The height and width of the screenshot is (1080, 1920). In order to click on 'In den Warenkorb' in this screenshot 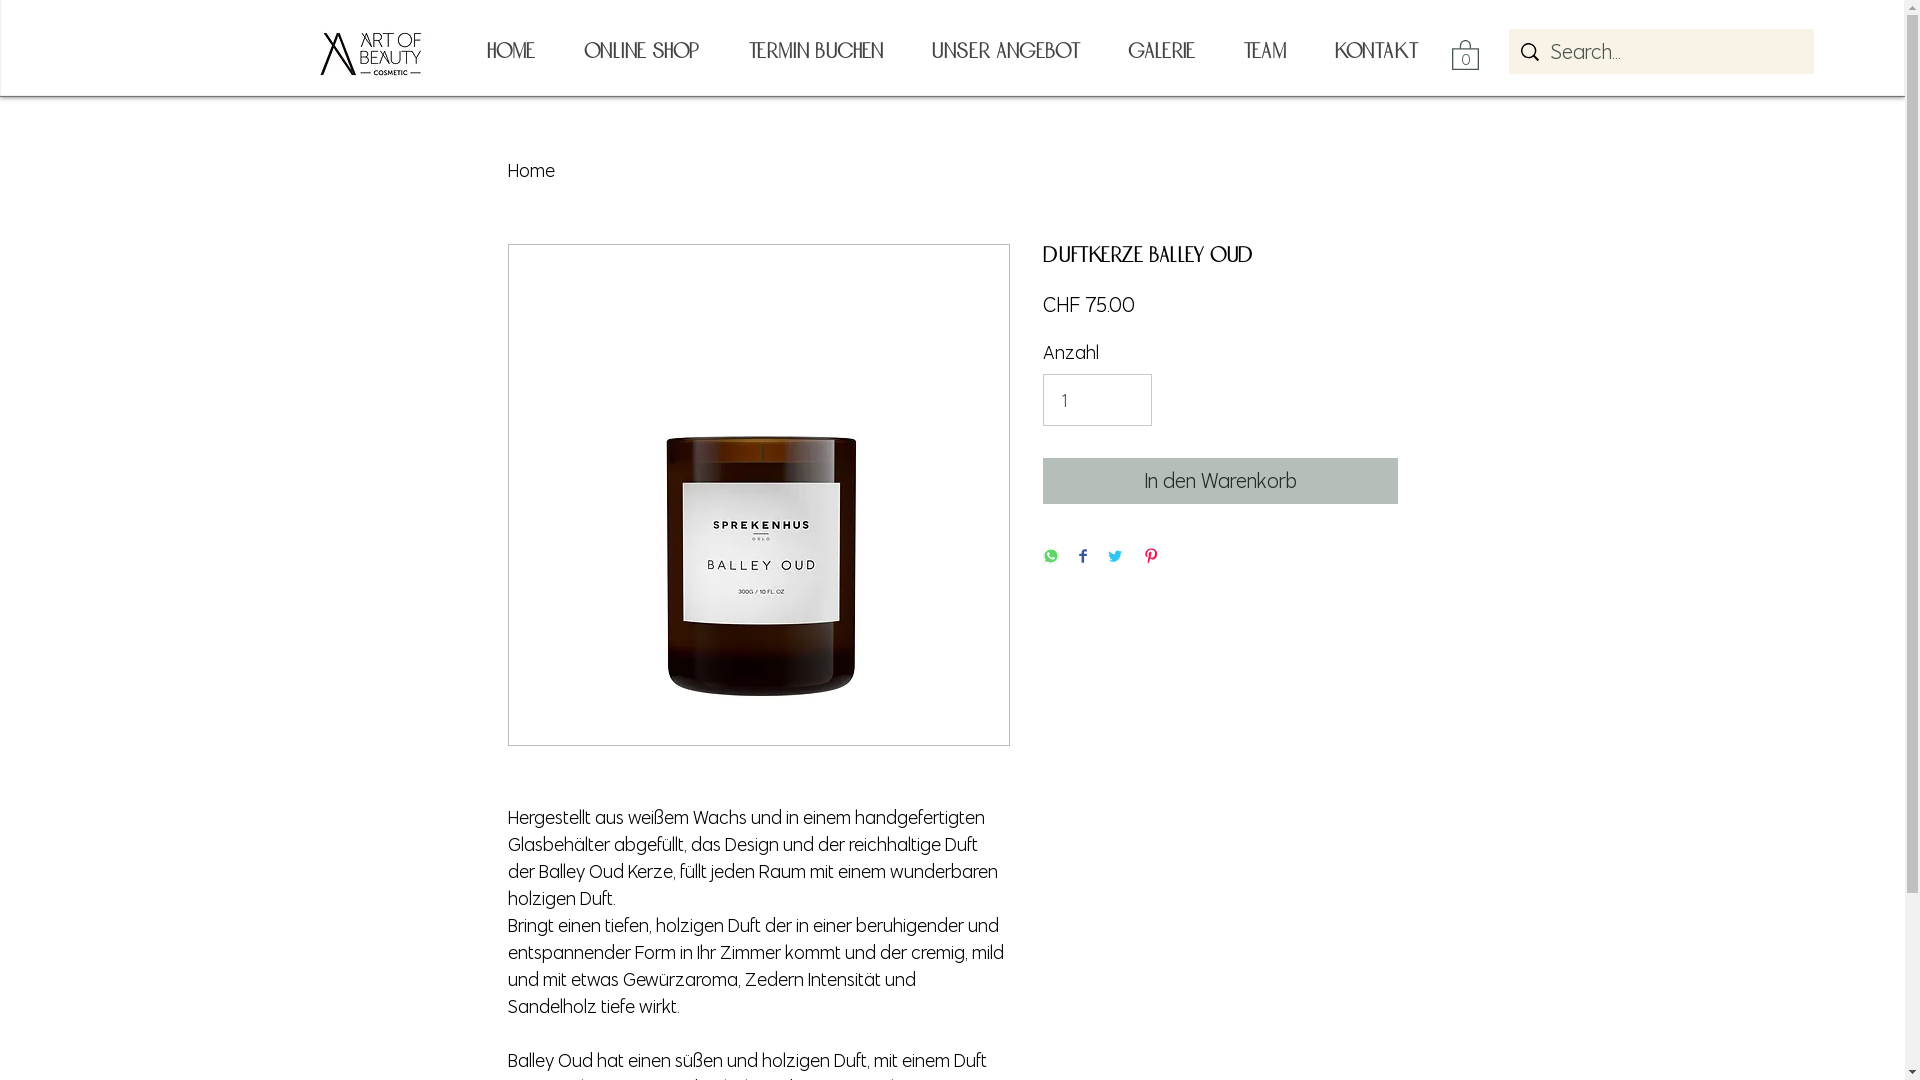, I will do `click(1218, 481)`.